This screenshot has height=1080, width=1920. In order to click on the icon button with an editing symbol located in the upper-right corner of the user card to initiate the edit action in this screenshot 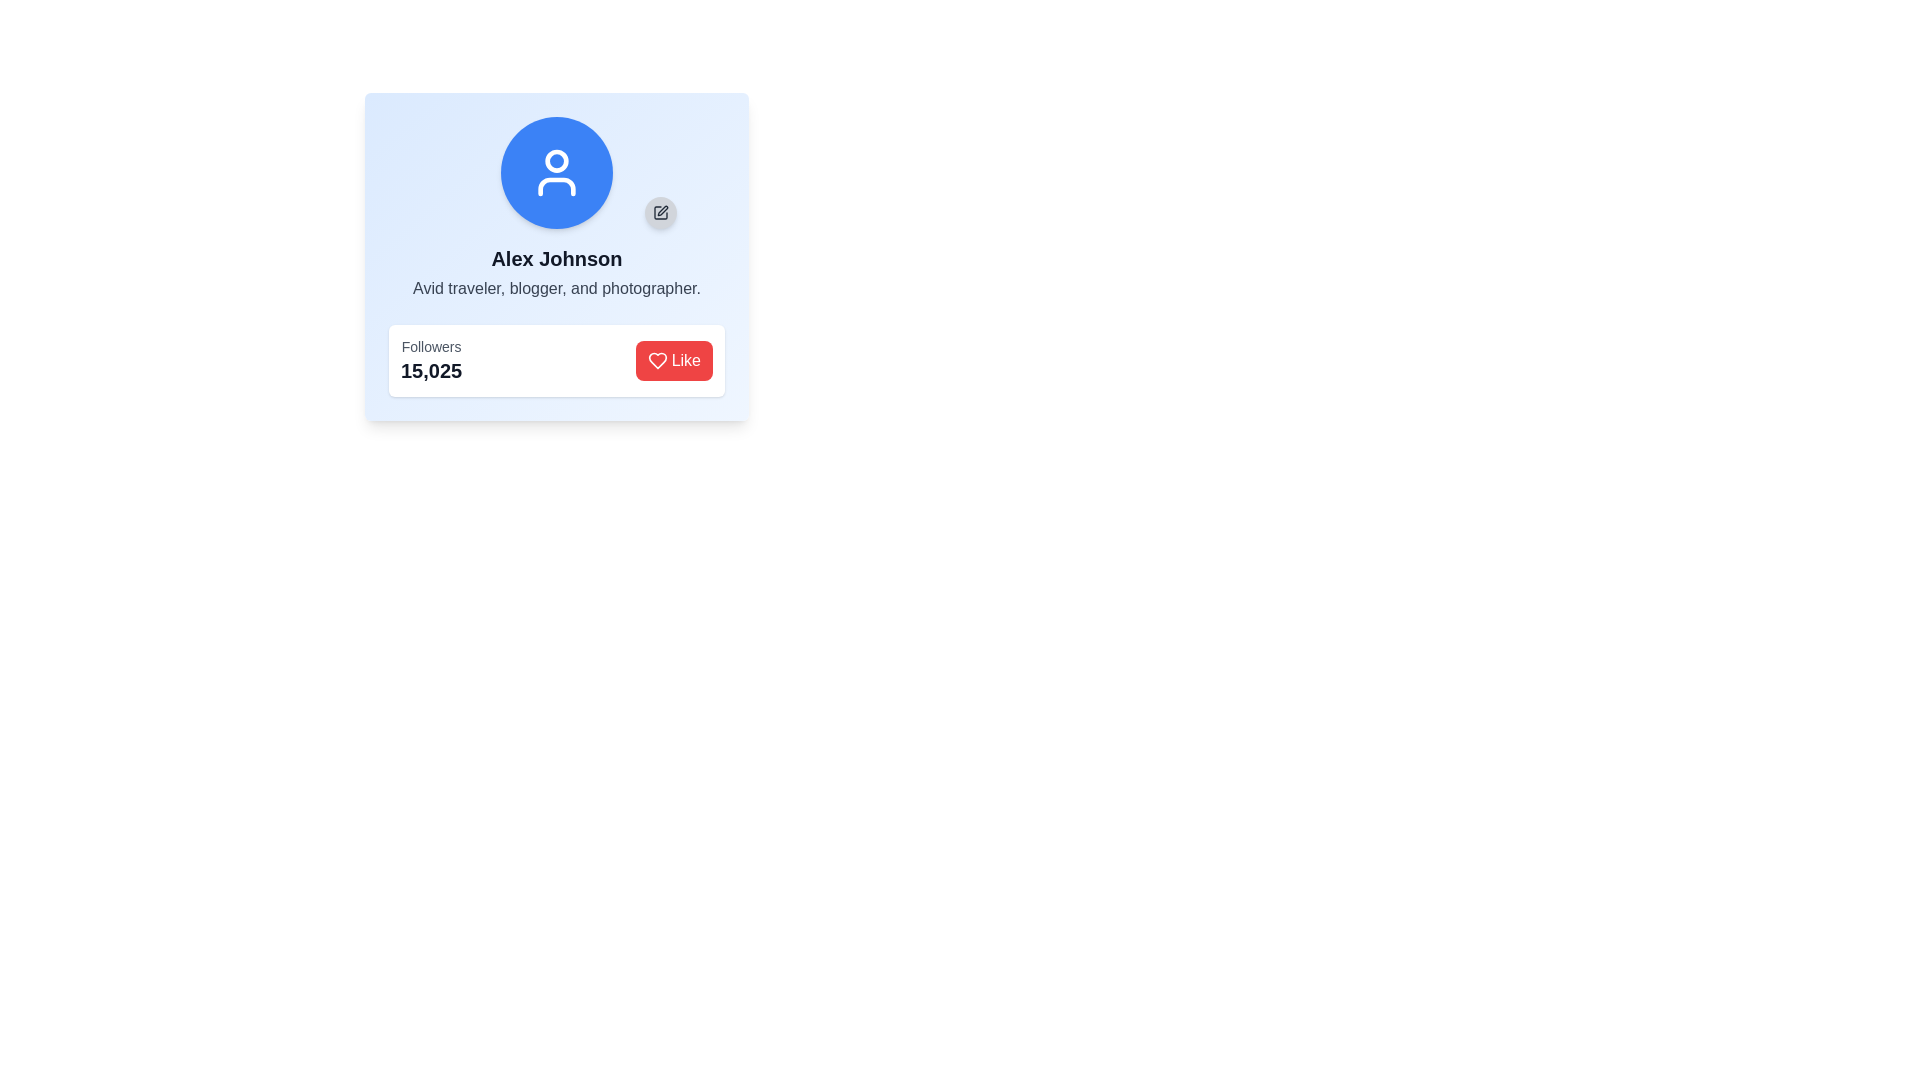, I will do `click(661, 212)`.